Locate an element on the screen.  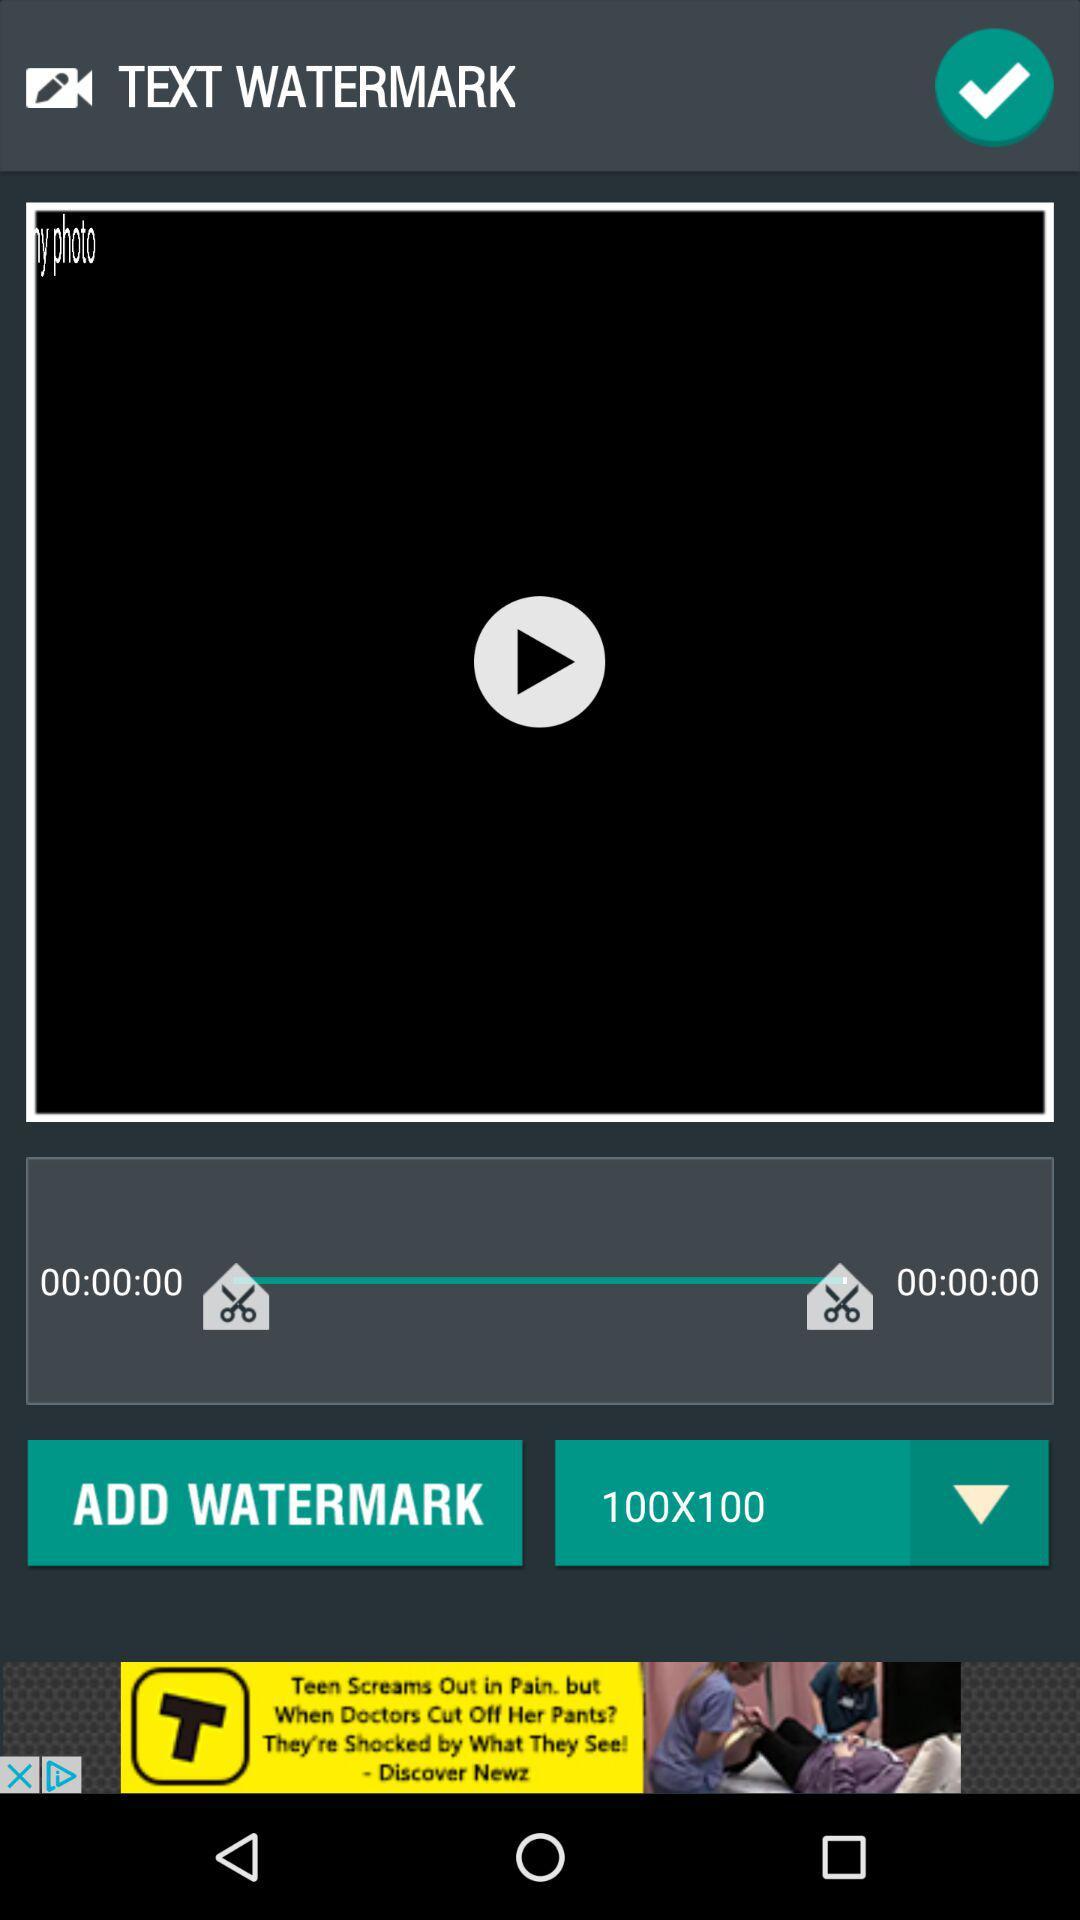
watermark is located at coordinates (276, 1505).